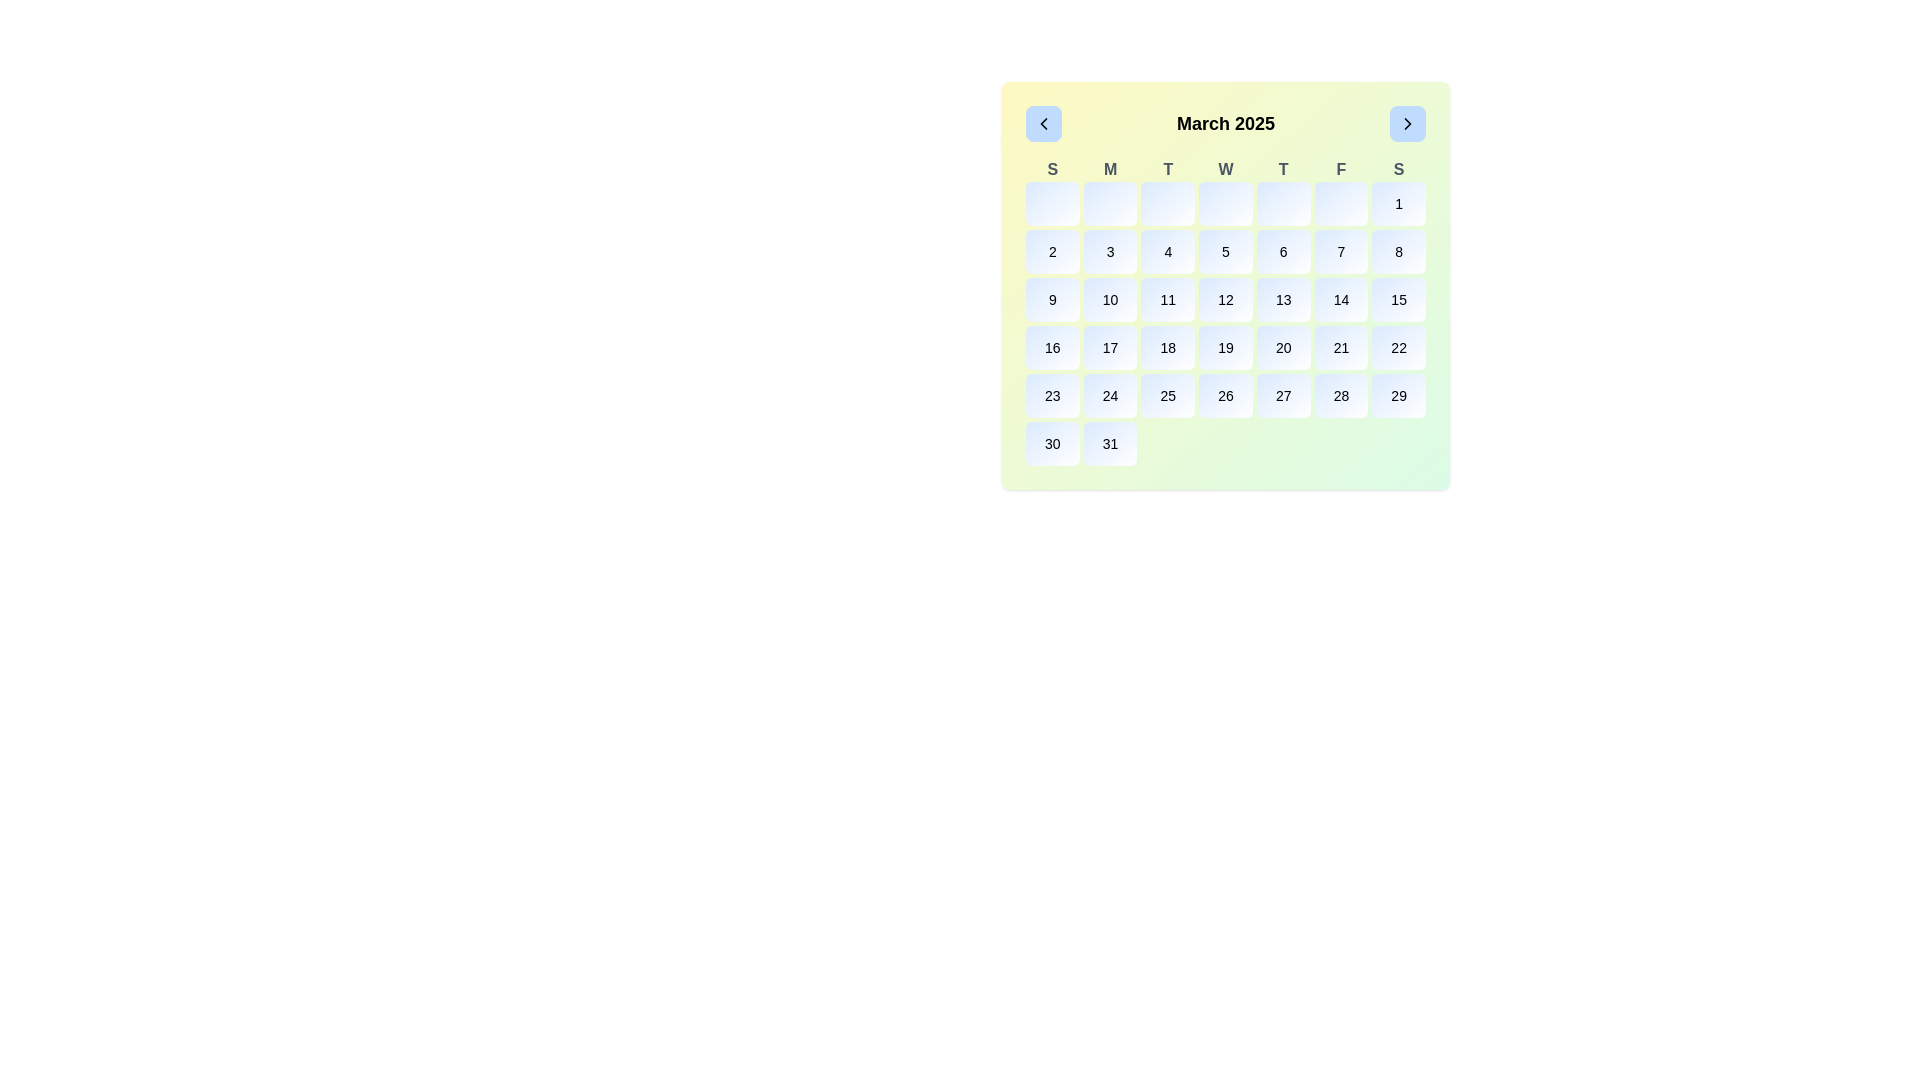 Image resolution: width=1920 pixels, height=1080 pixels. What do you see at coordinates (1109, 250) in the screenshot?
I see `the button representing the third day of March 2025 in the calendar` at bounding box center [1109, 250].